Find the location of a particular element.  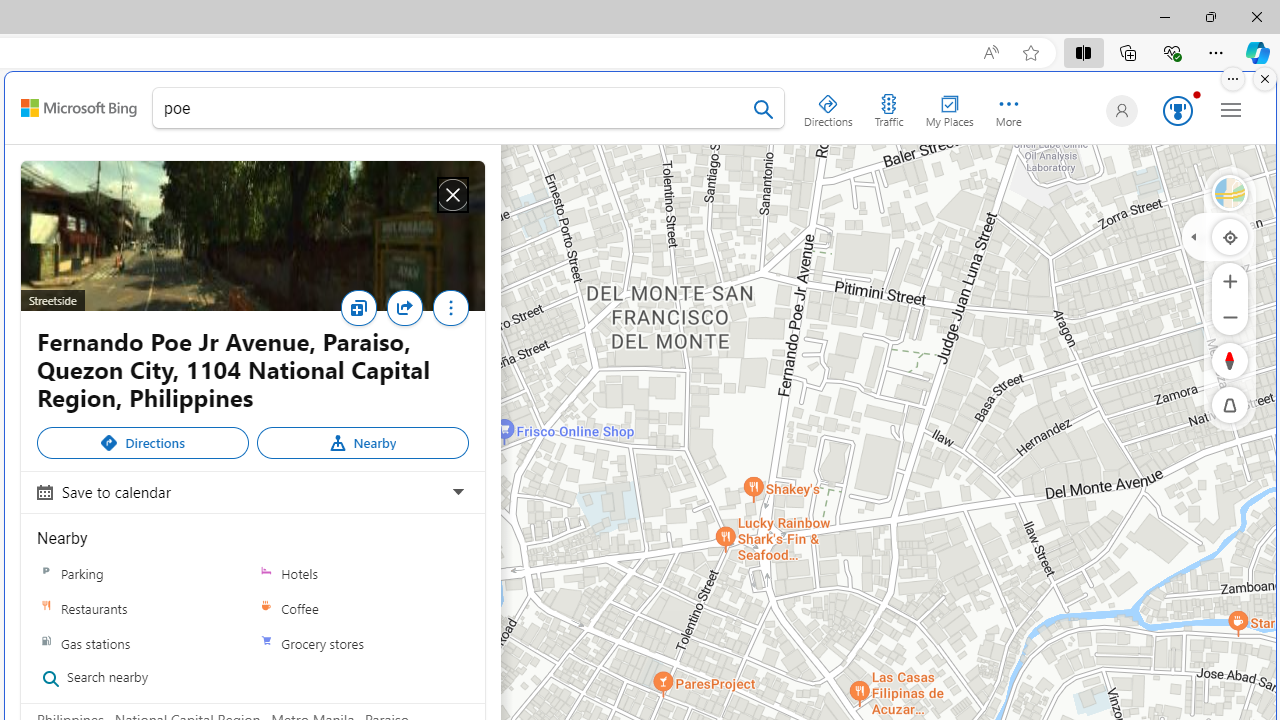

'Split screen' is located at coordinates (1082, 51).